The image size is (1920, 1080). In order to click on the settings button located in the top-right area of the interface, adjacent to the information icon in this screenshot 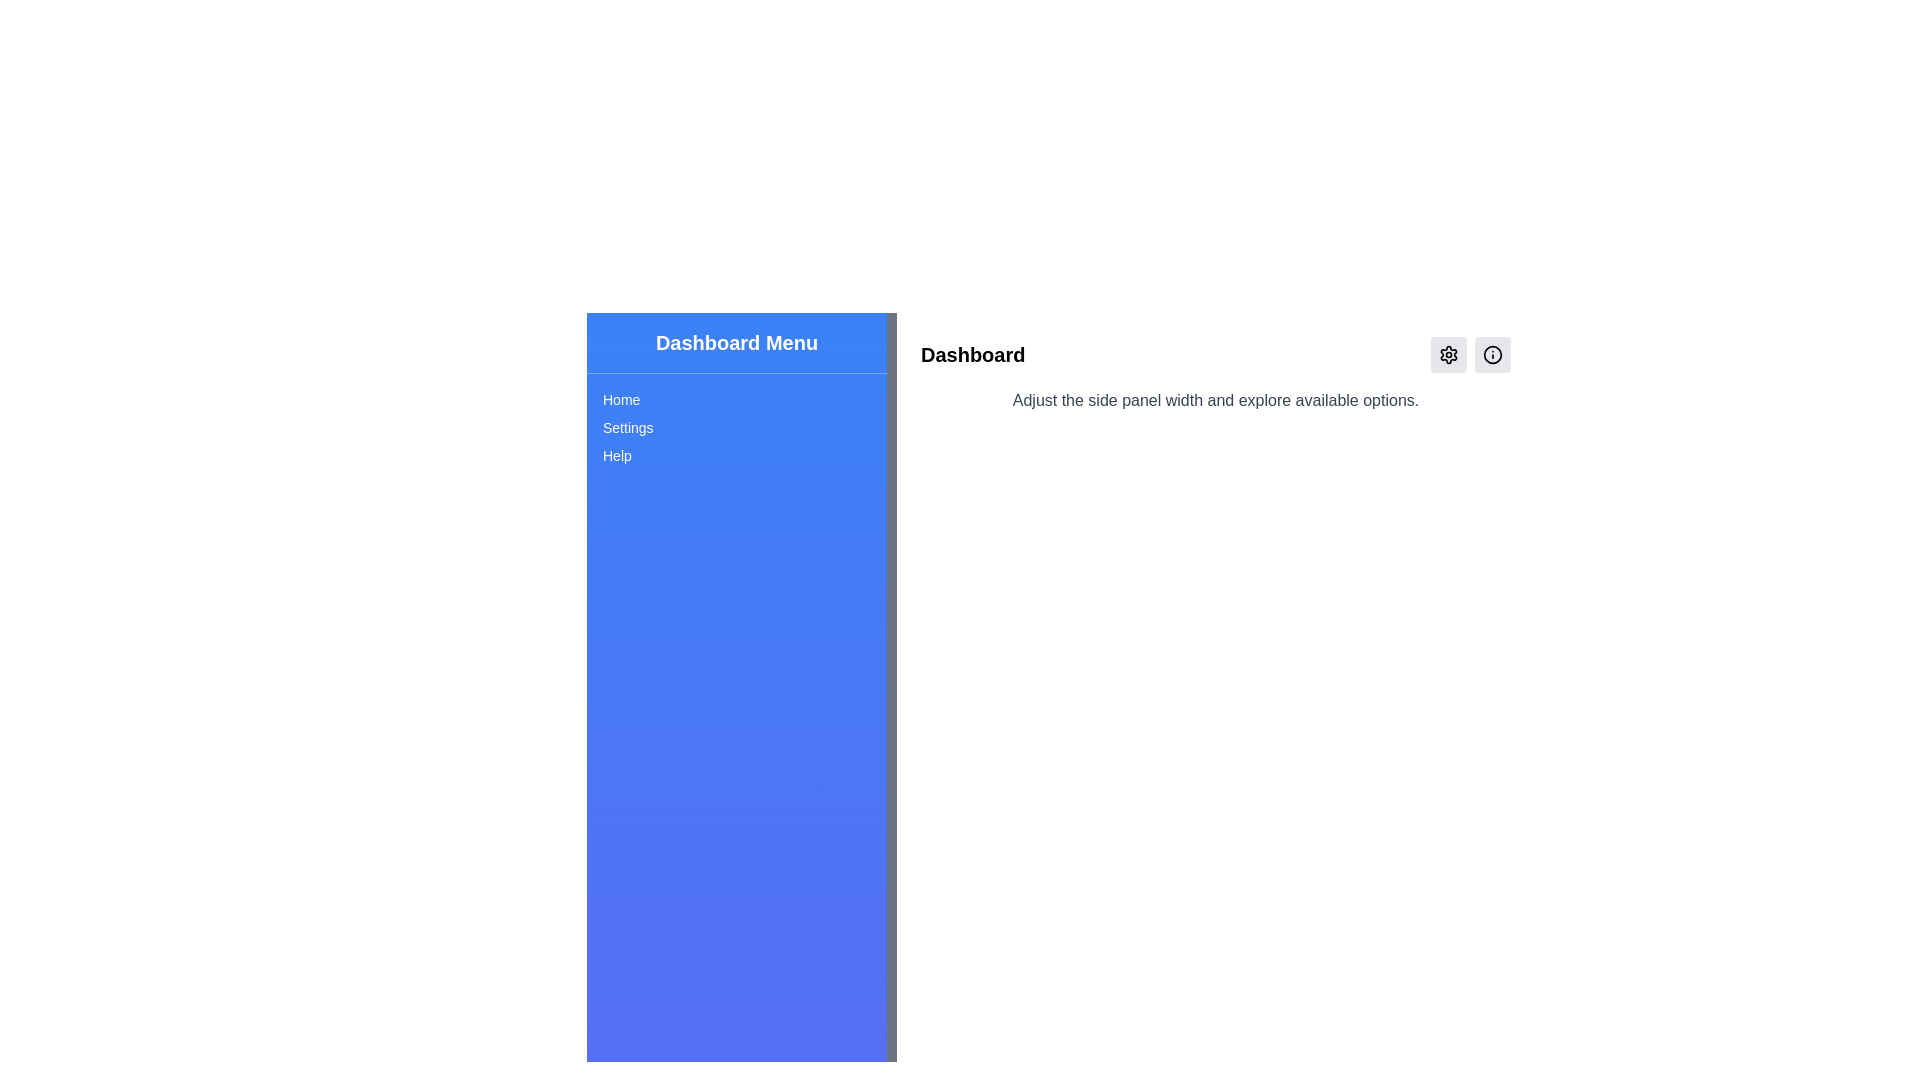, I will do `click(1449, 353)`.